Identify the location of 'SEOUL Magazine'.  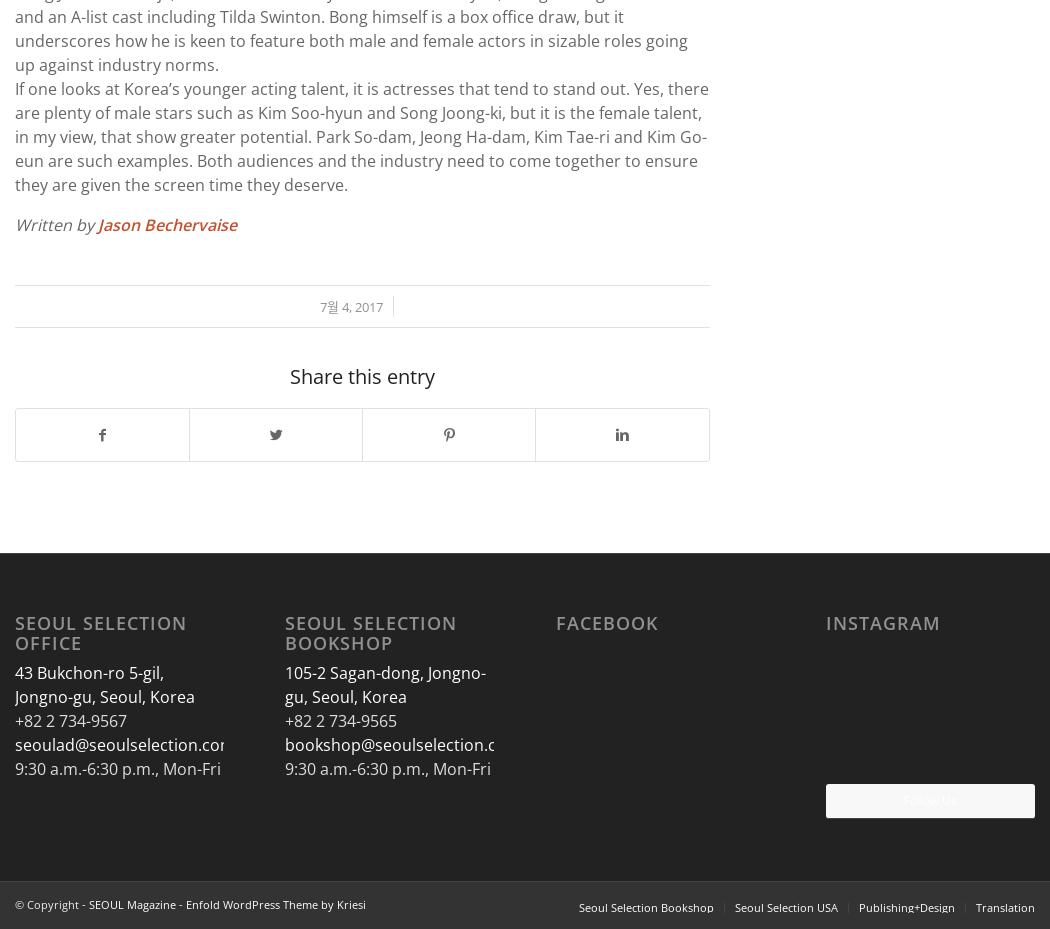
(89, 904).